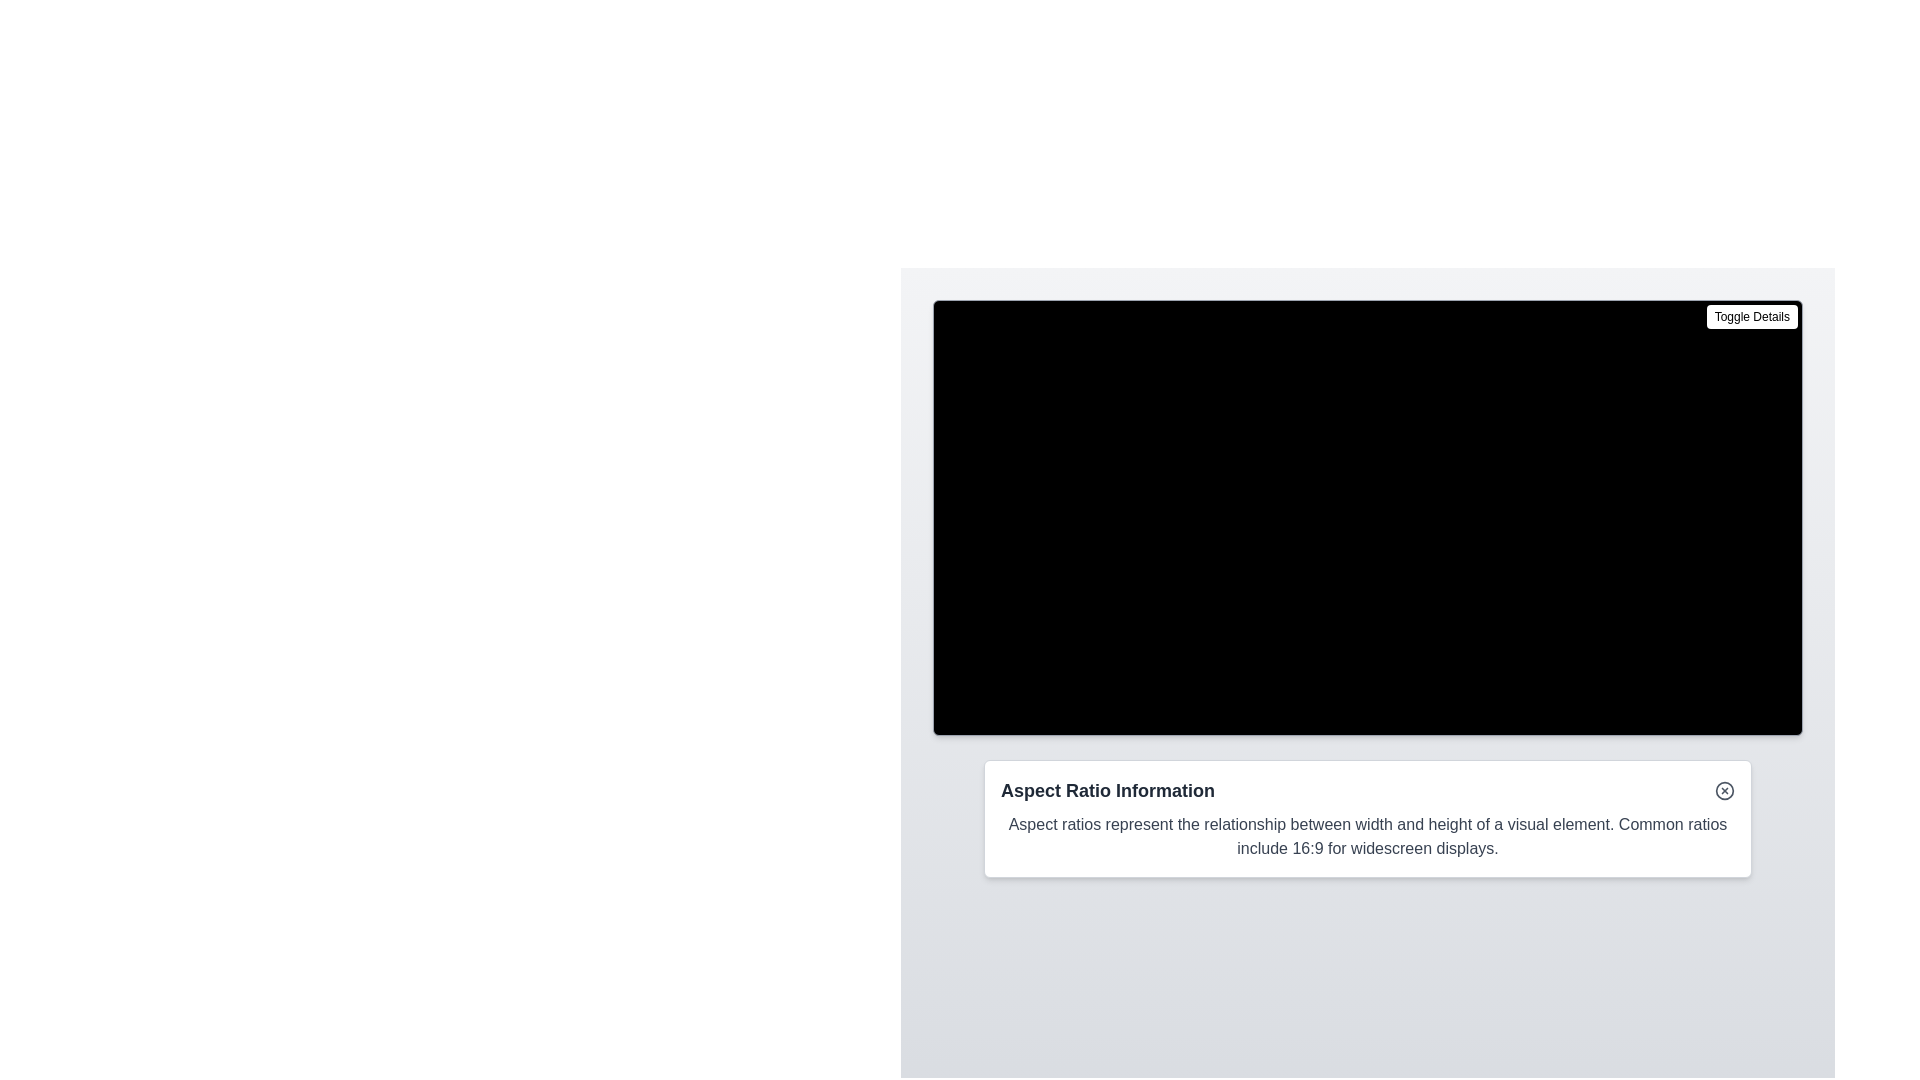 The height and width of the screenshot is (1080, 1920). Describe the element at coordinates (1723, 789) in the screenshot. I see `the close button located in the top-right corner of the 'Aspect Ratio Information' panel` at that location.